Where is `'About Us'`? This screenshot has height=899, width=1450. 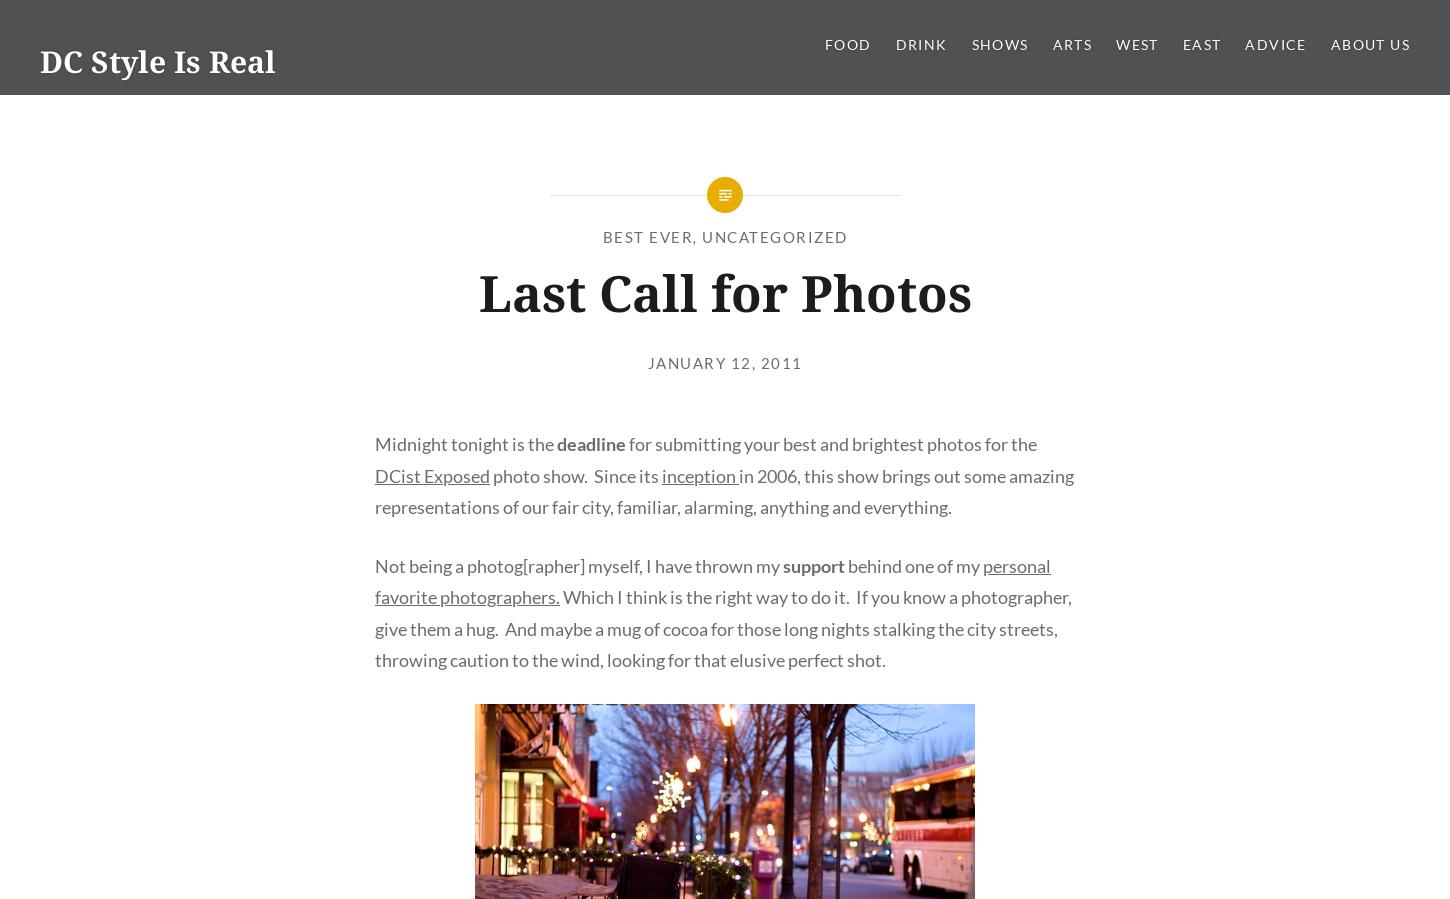 'About Us' is located at coordinates (1368, 43).